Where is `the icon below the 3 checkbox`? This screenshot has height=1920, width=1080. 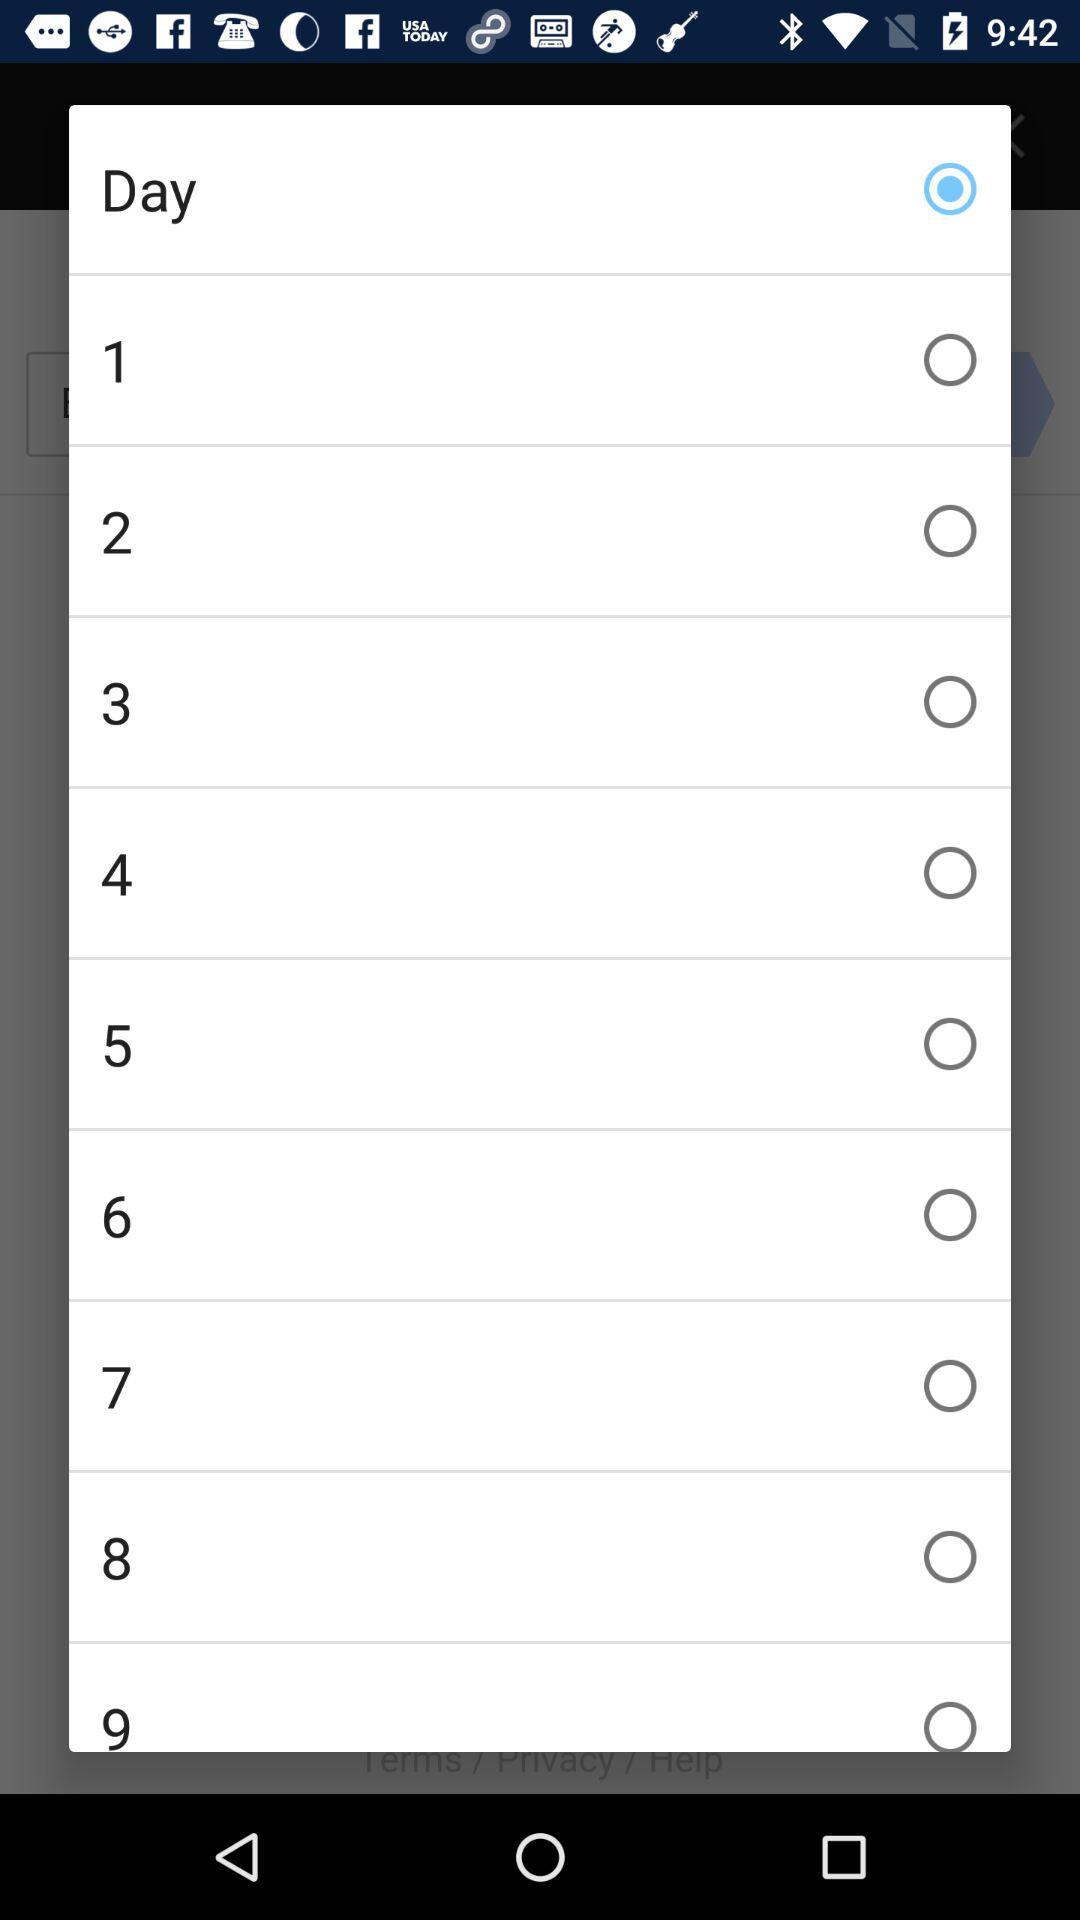
the icon below the 3 checkbox is located at coordinates (540, 873).